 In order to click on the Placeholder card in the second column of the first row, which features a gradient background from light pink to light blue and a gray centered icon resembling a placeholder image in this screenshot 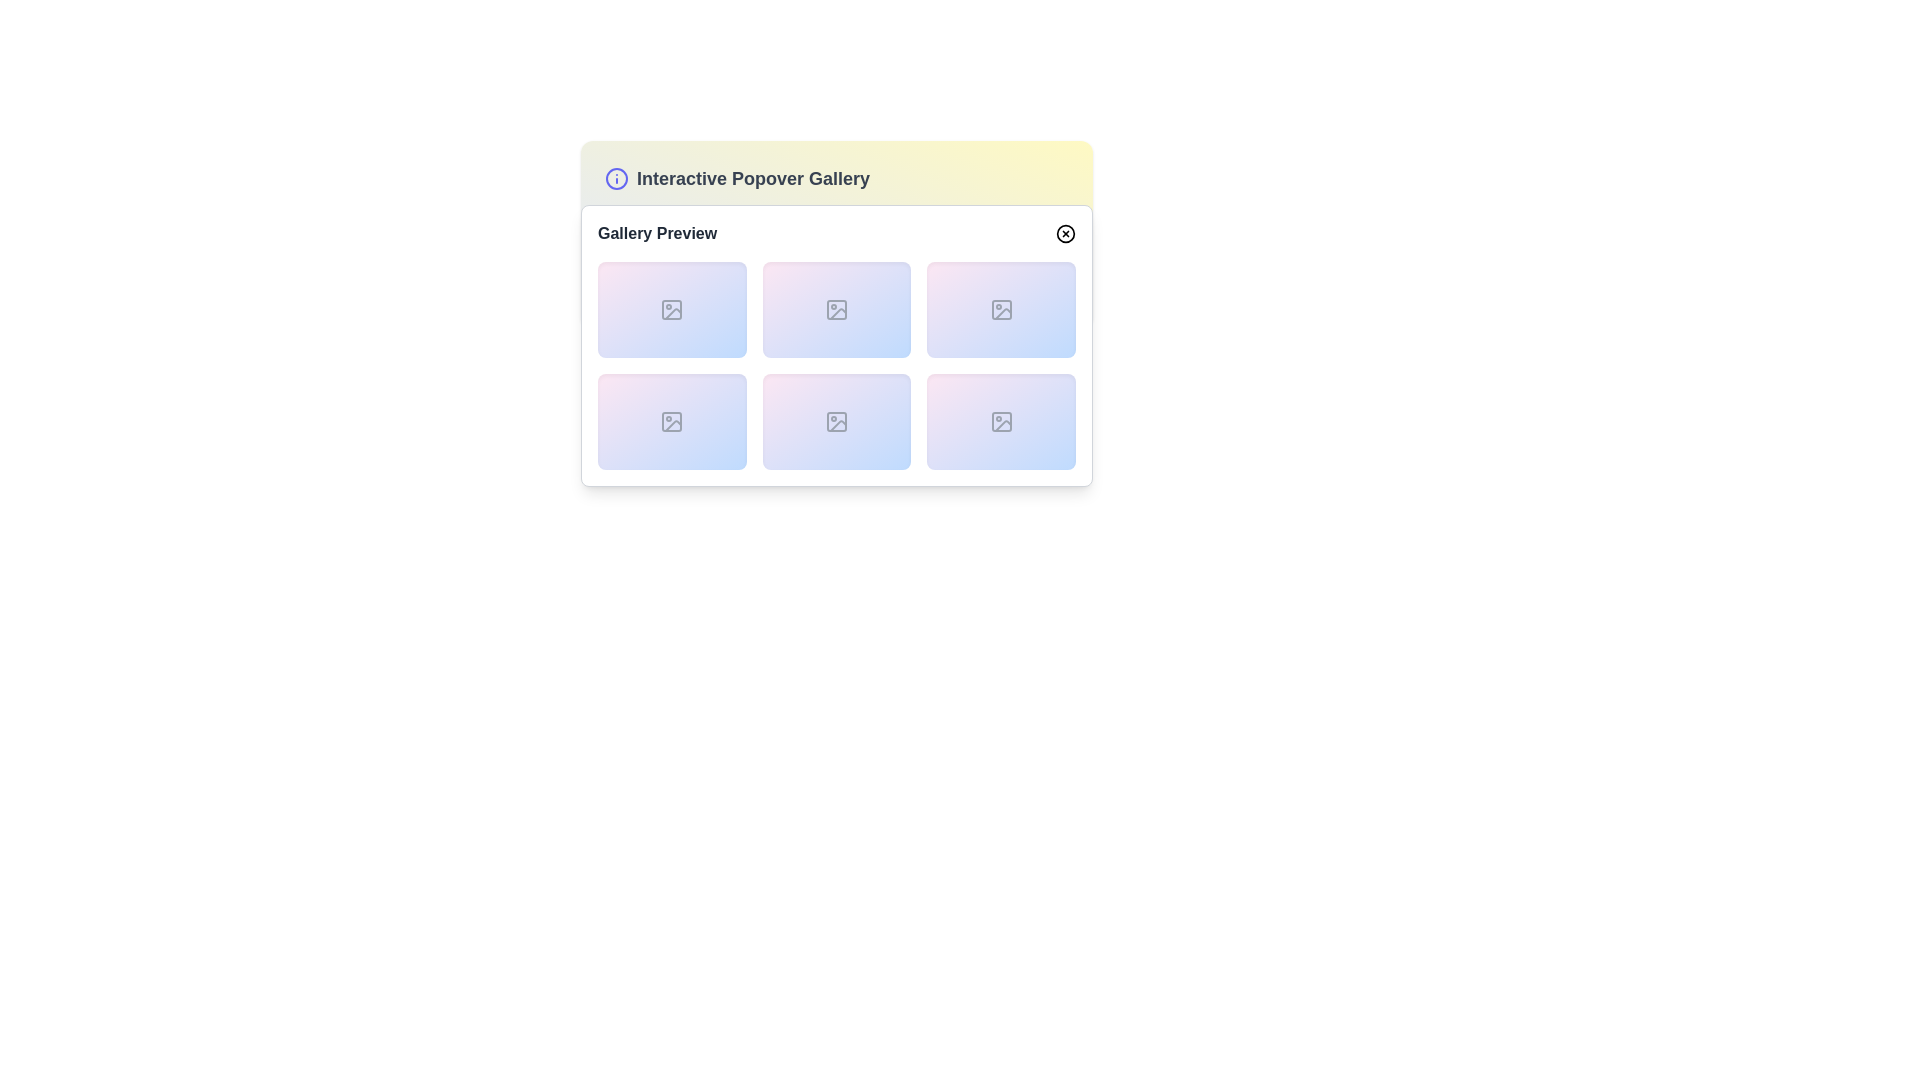, I will do `click(836, 309)`.